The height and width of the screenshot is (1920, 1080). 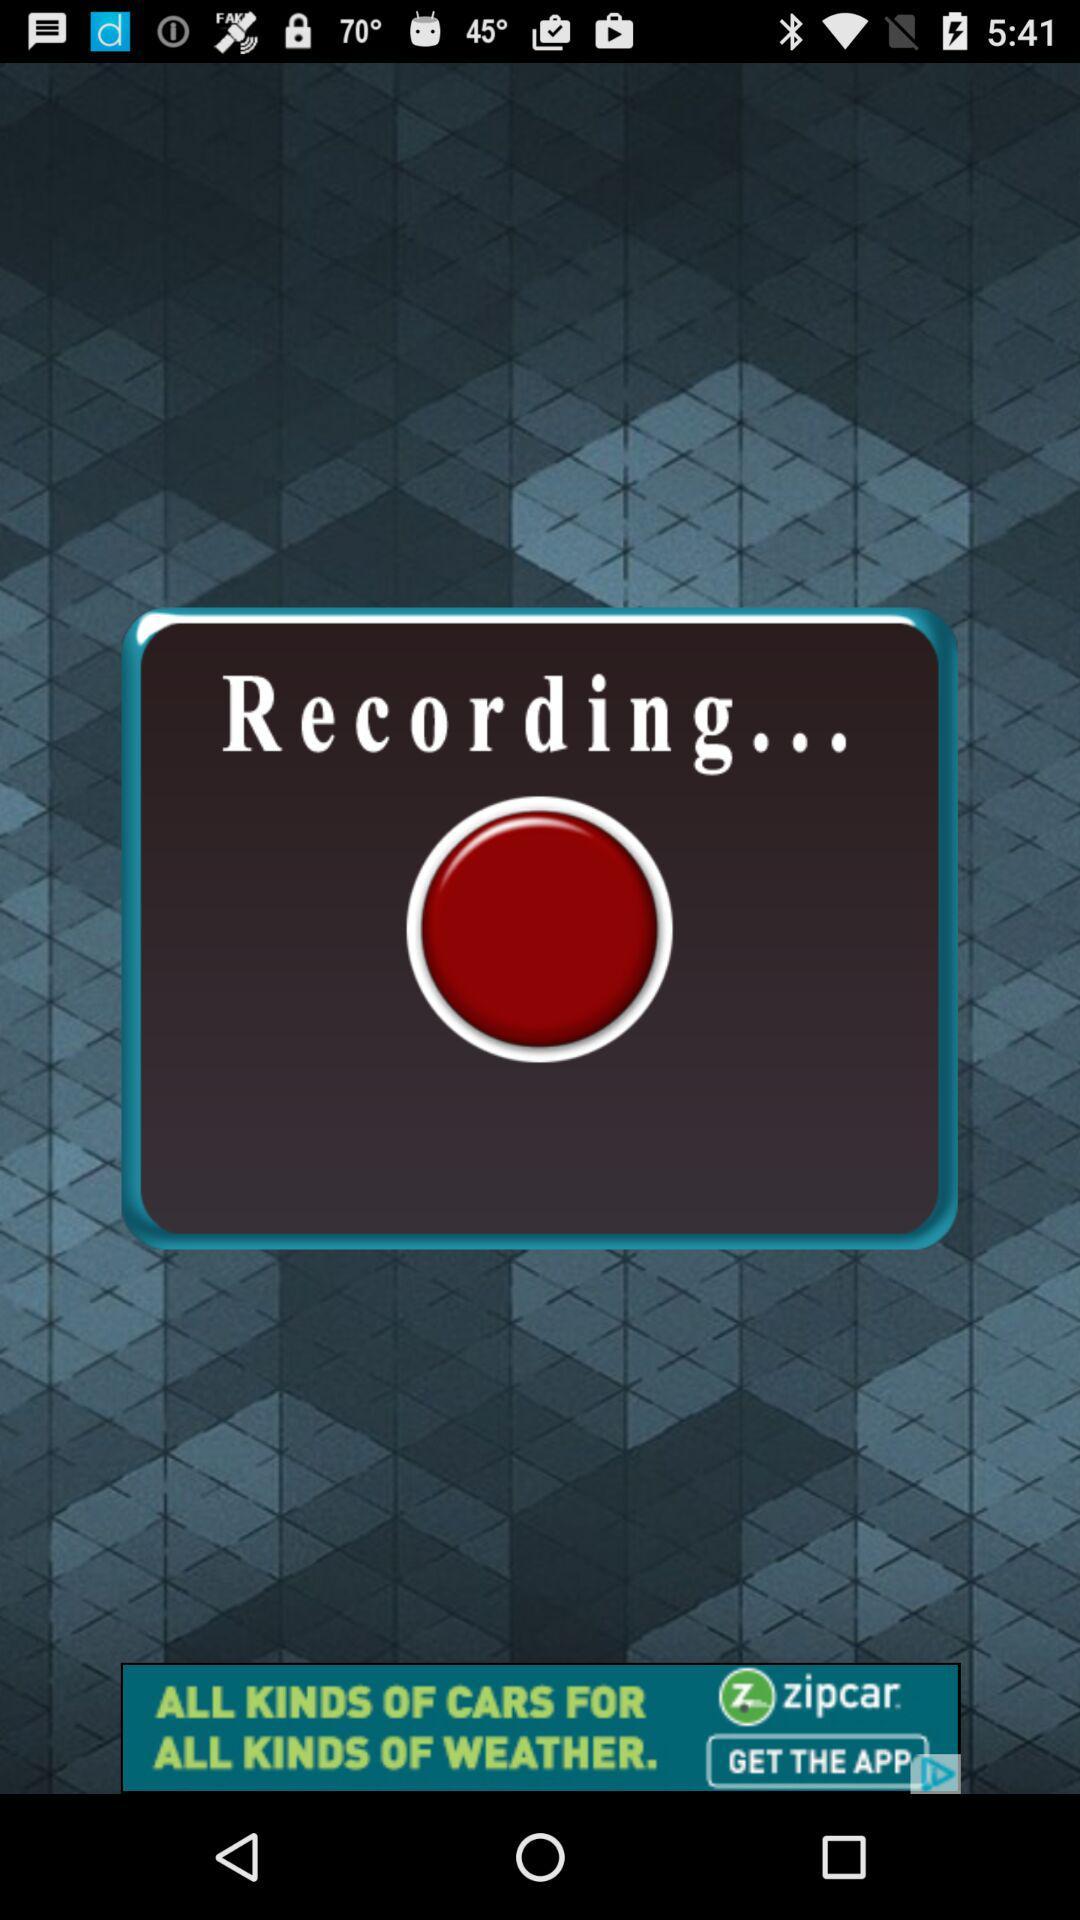 What do you see at coordinates (540, 1727) in the screenshot?
I see `open advertisement` at bounding box center [540, 1727].